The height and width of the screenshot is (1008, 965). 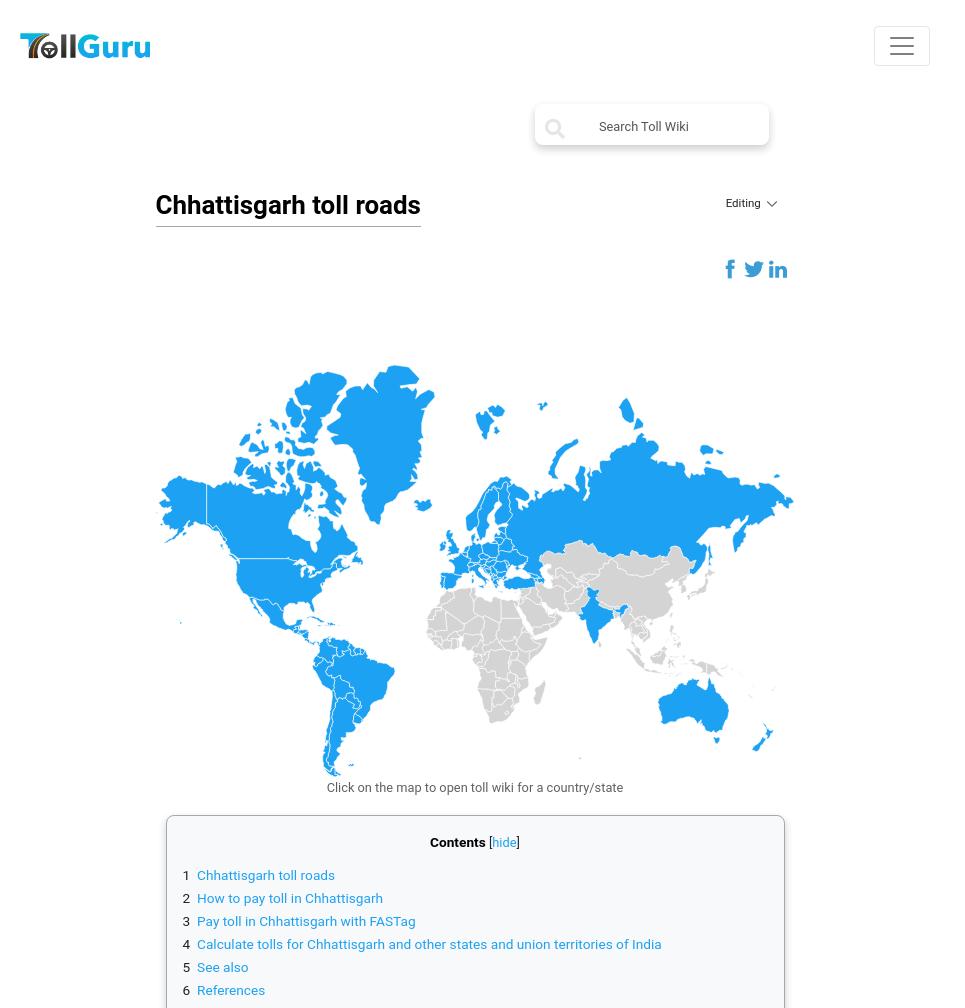 What do you see at coordinates (184, 989) in the screenshot?
I see `'6'` at bounding box center [184, 989].